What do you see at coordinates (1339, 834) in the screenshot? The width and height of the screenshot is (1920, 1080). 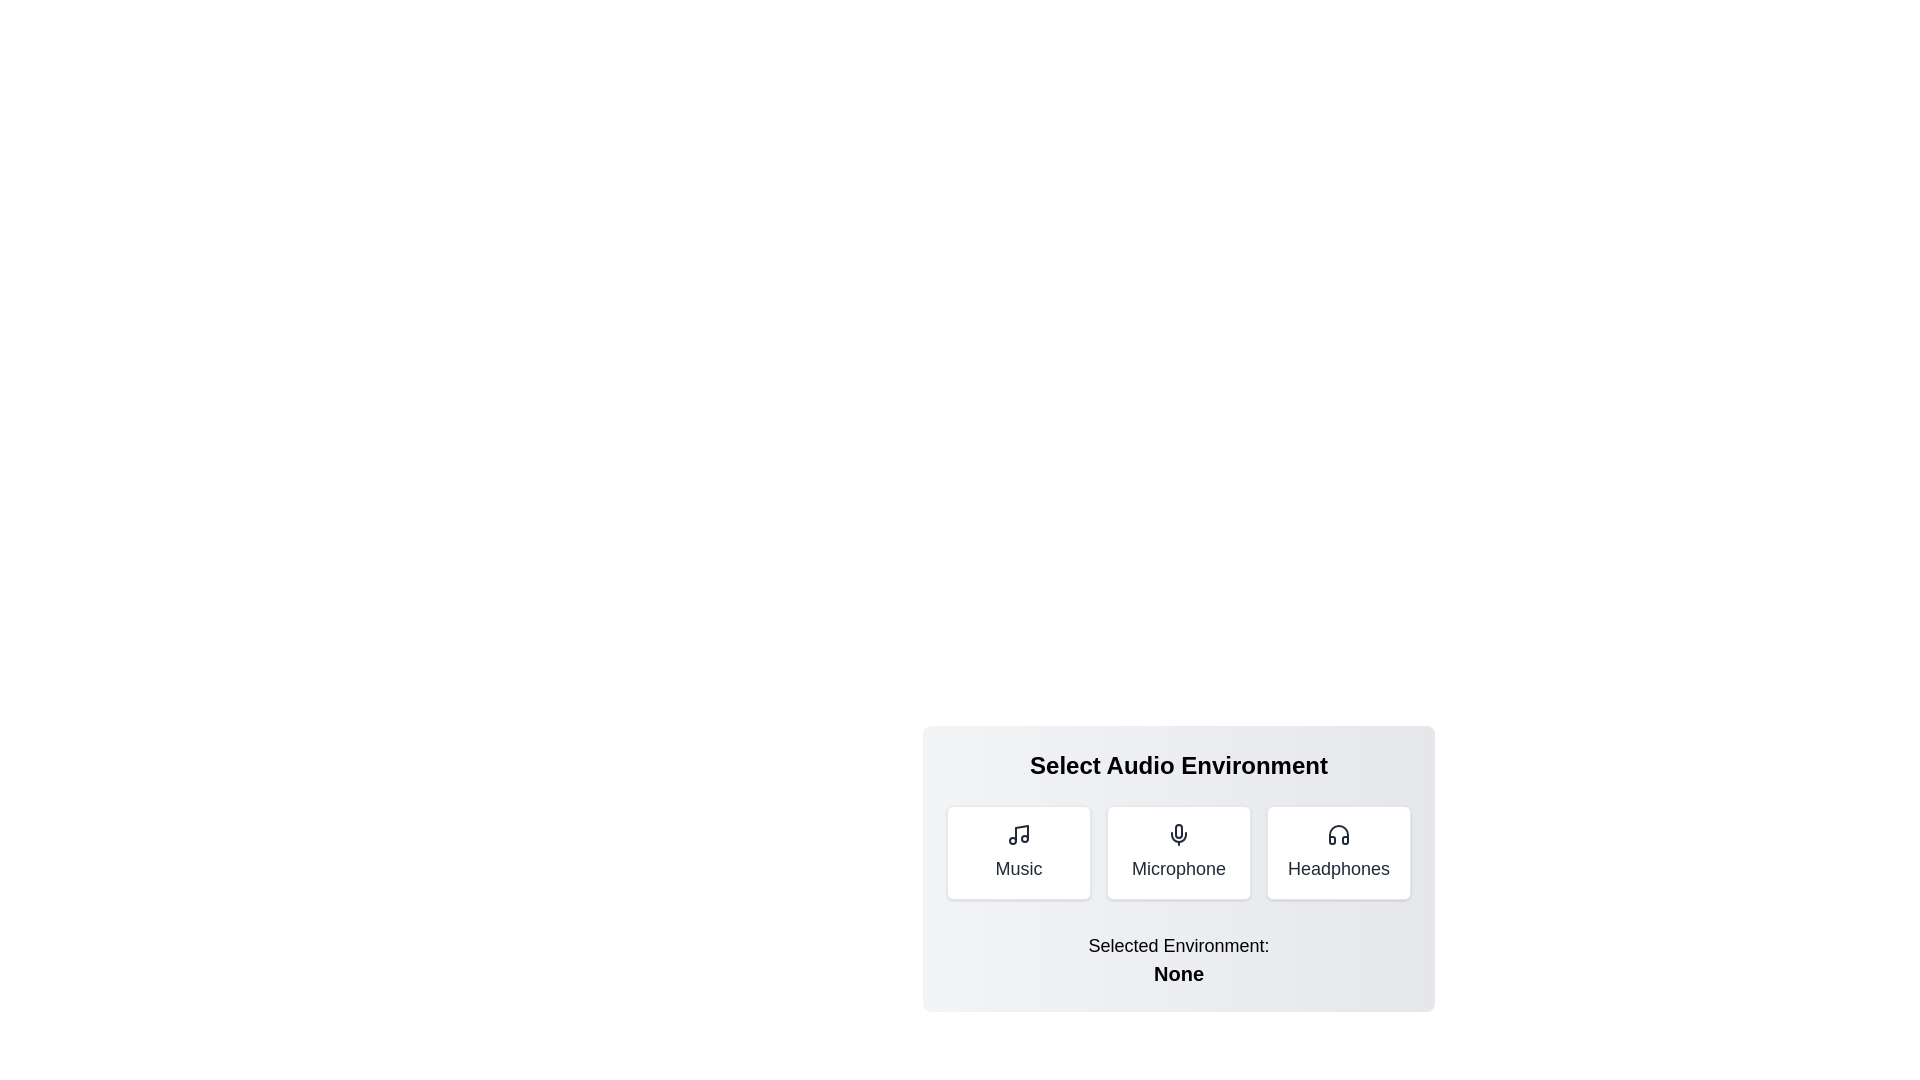 I see `the 'Headphones' icon, which is the rightmost button in a group of three buttons including 'Music' and 'Microphone'` at bounding box center [1339, 834].